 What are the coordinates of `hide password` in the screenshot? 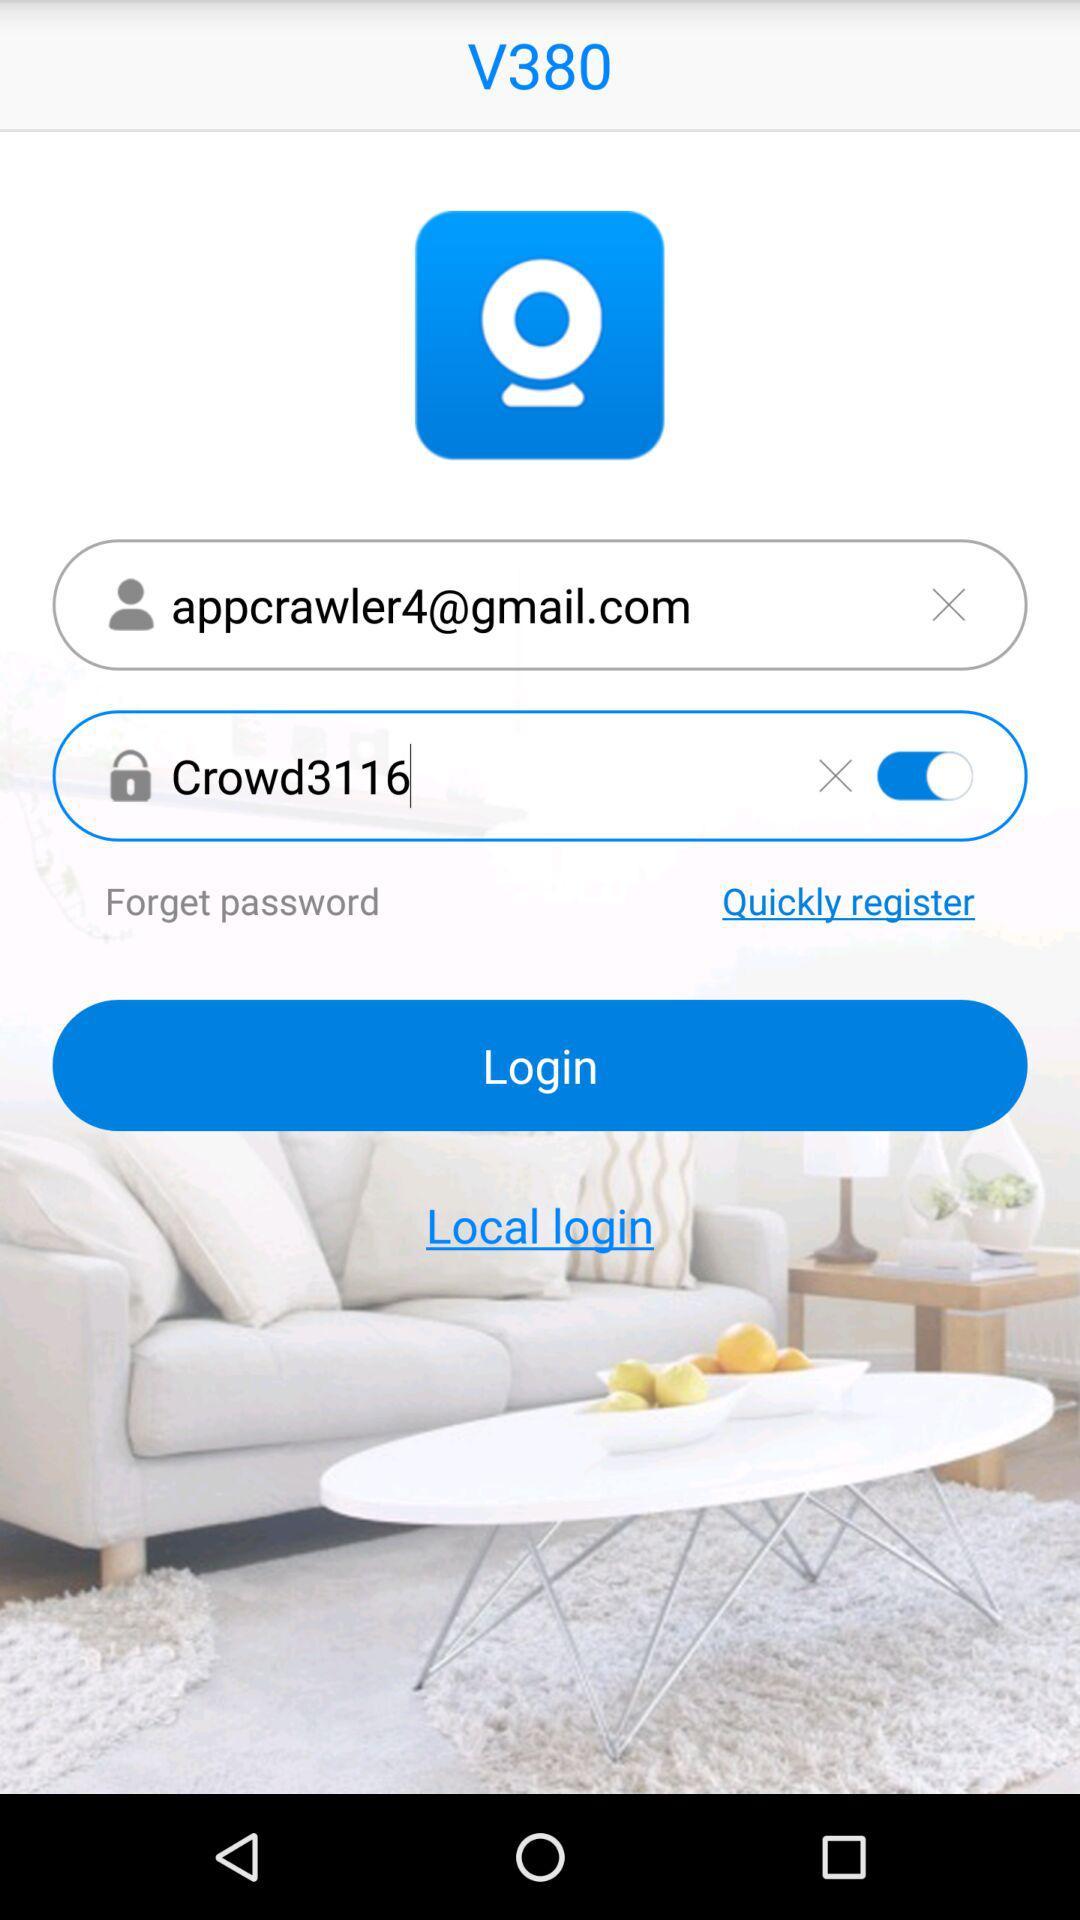 It's located at (925, 774).